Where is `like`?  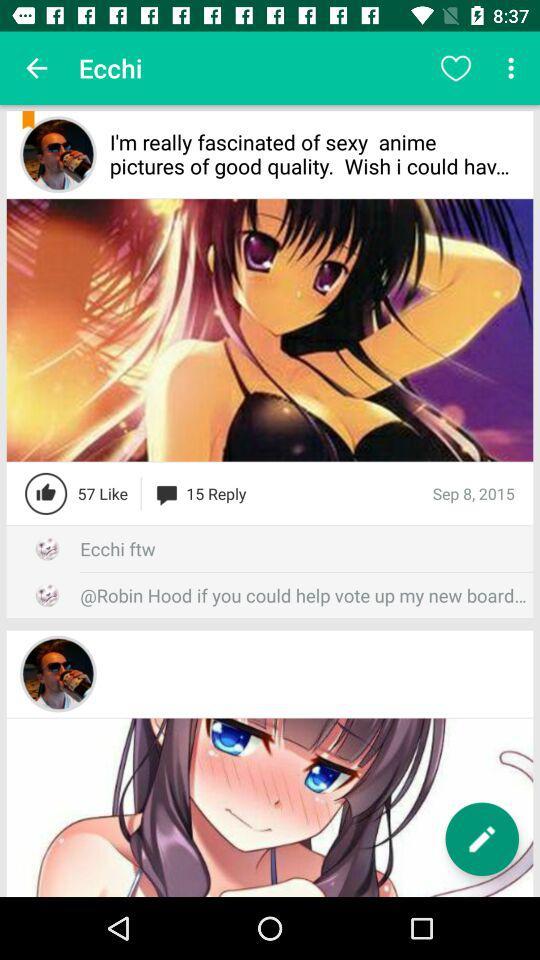 like is located at coordinates (46, 492).